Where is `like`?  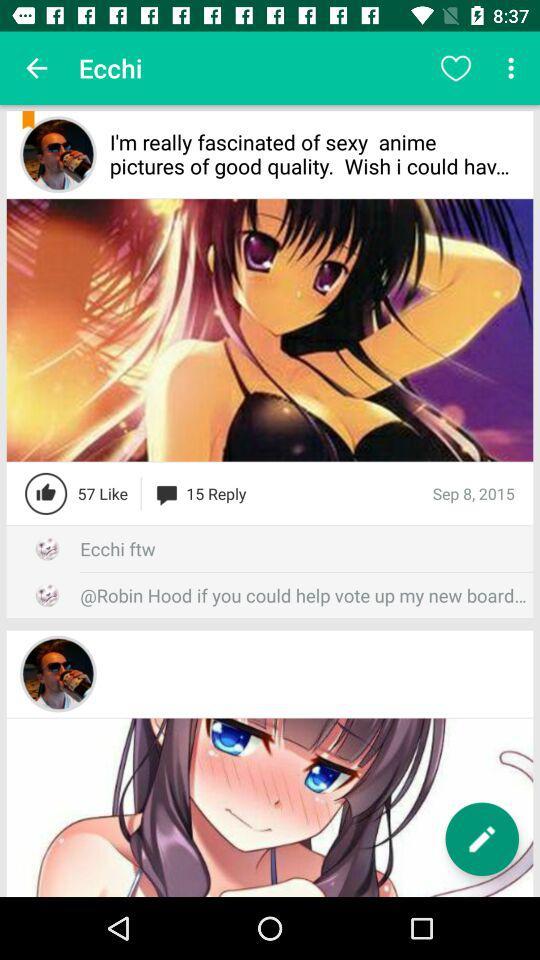 like is located at coordinates (46, 492).